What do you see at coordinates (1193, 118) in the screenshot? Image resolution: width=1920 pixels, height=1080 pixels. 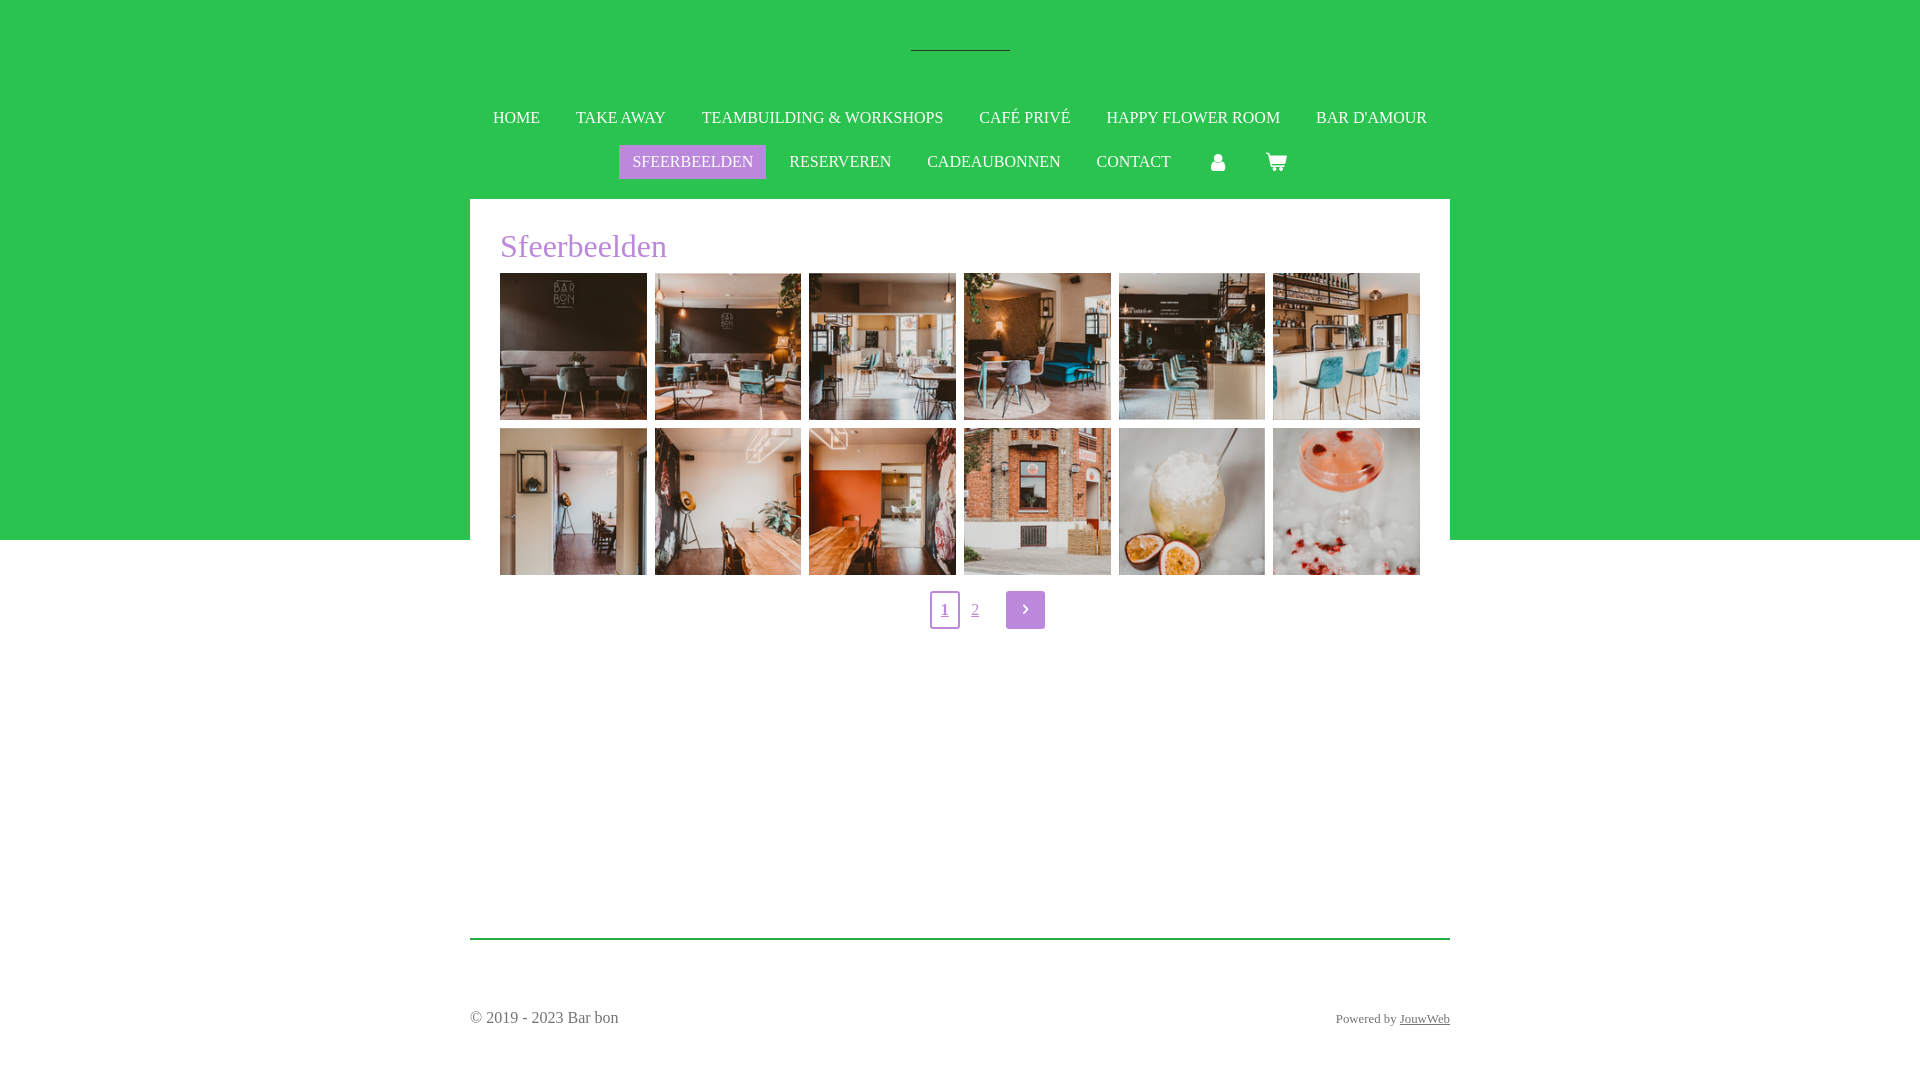 I see `'HAPPY FLOWER ROOM'` at bounding box center [1193, 118].